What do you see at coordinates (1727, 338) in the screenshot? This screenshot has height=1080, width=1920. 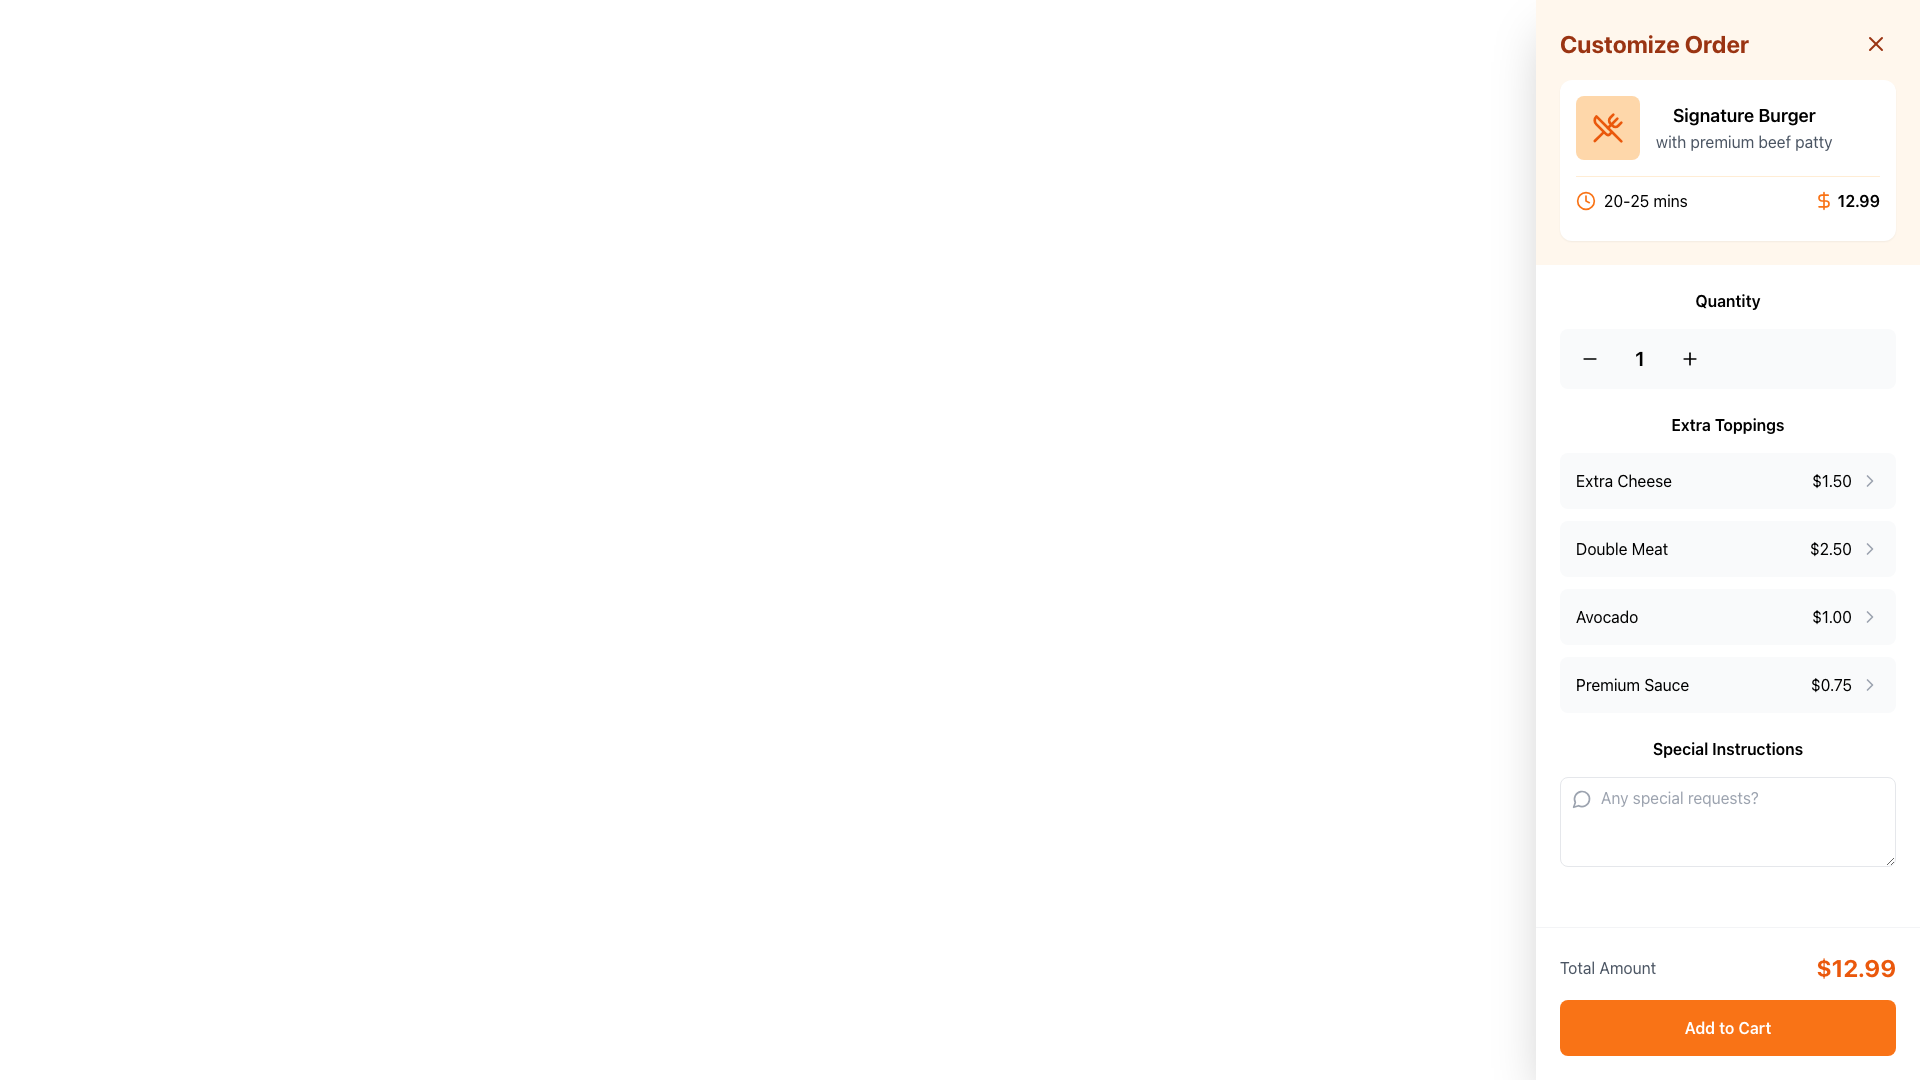 I see `the quantity selector buttons for visual feedback, which includes the decrement ('-') and increment ('+') controls located at the center of the quantity selector beneath 'Customize Order'` at bounding box center [1727, 338].